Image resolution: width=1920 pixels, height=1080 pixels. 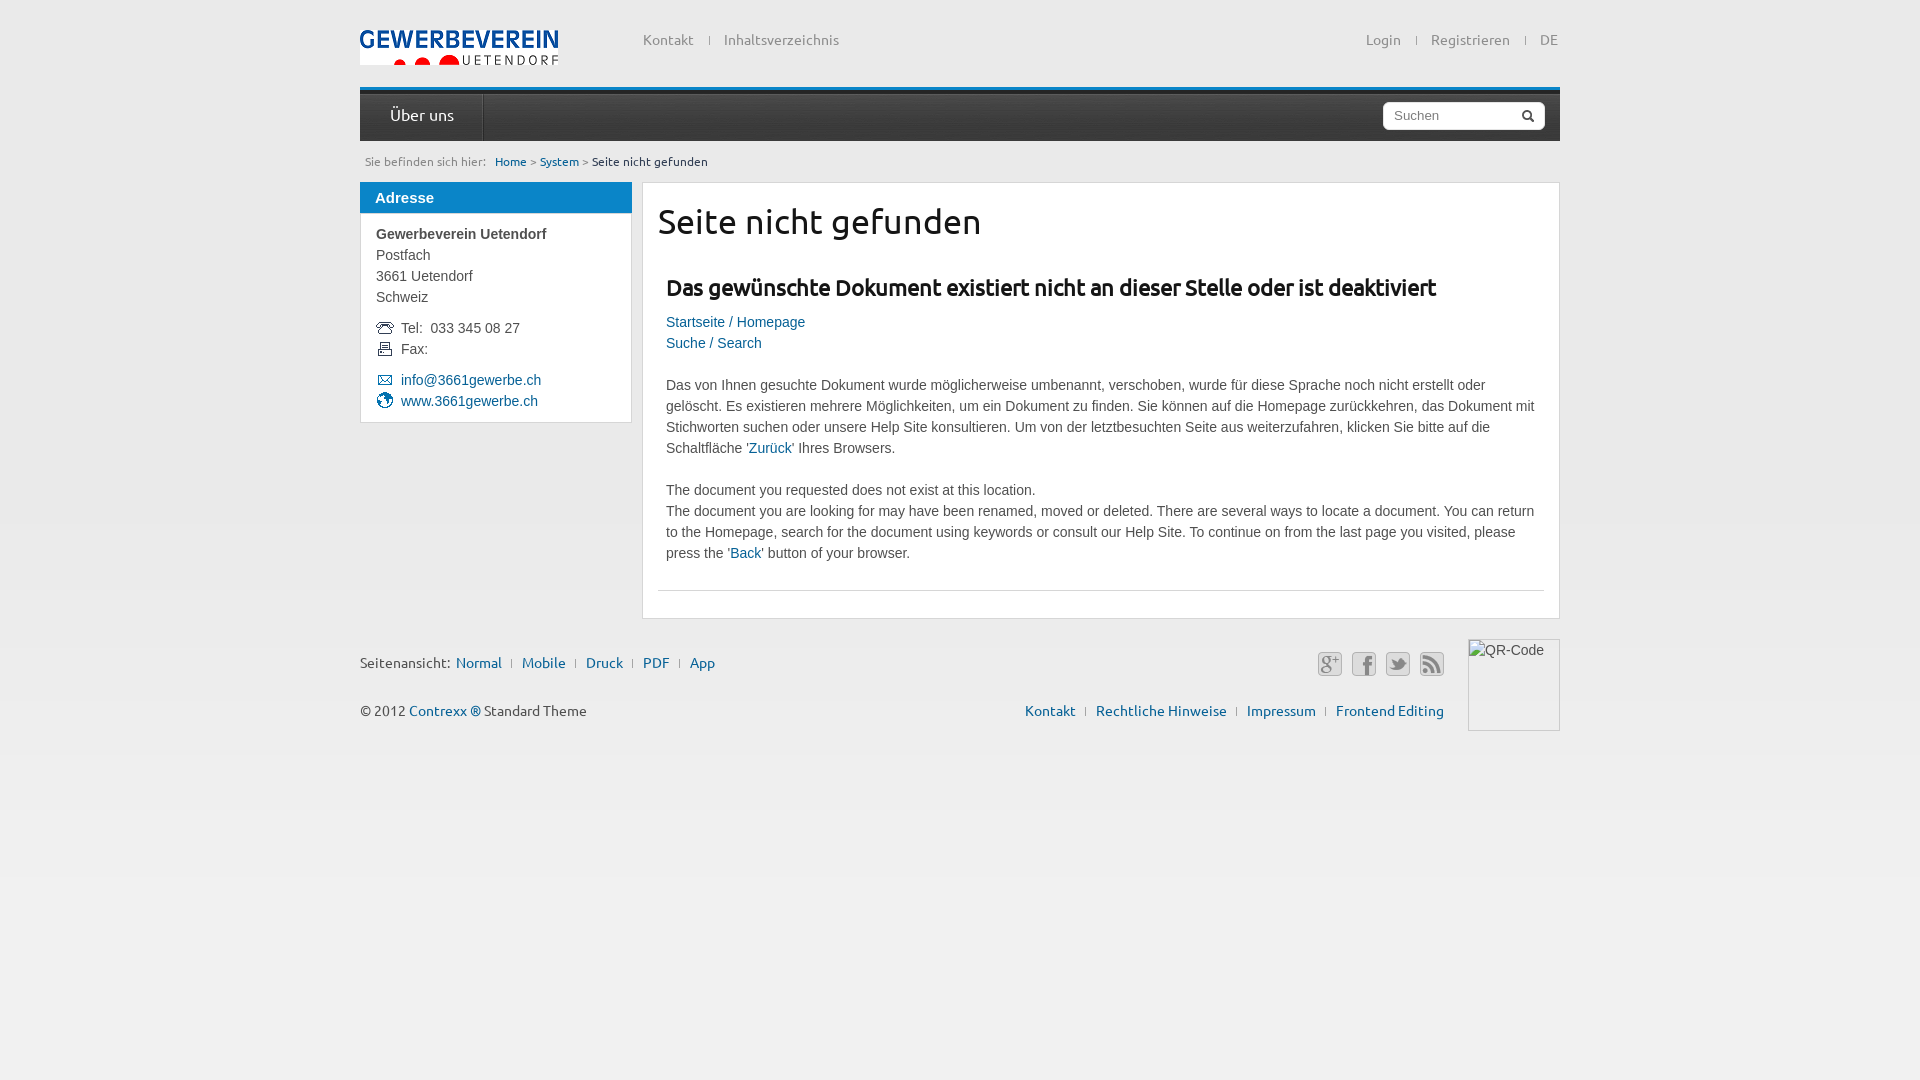 I want to click on 'Suchen', so click(x=1464, y=115).